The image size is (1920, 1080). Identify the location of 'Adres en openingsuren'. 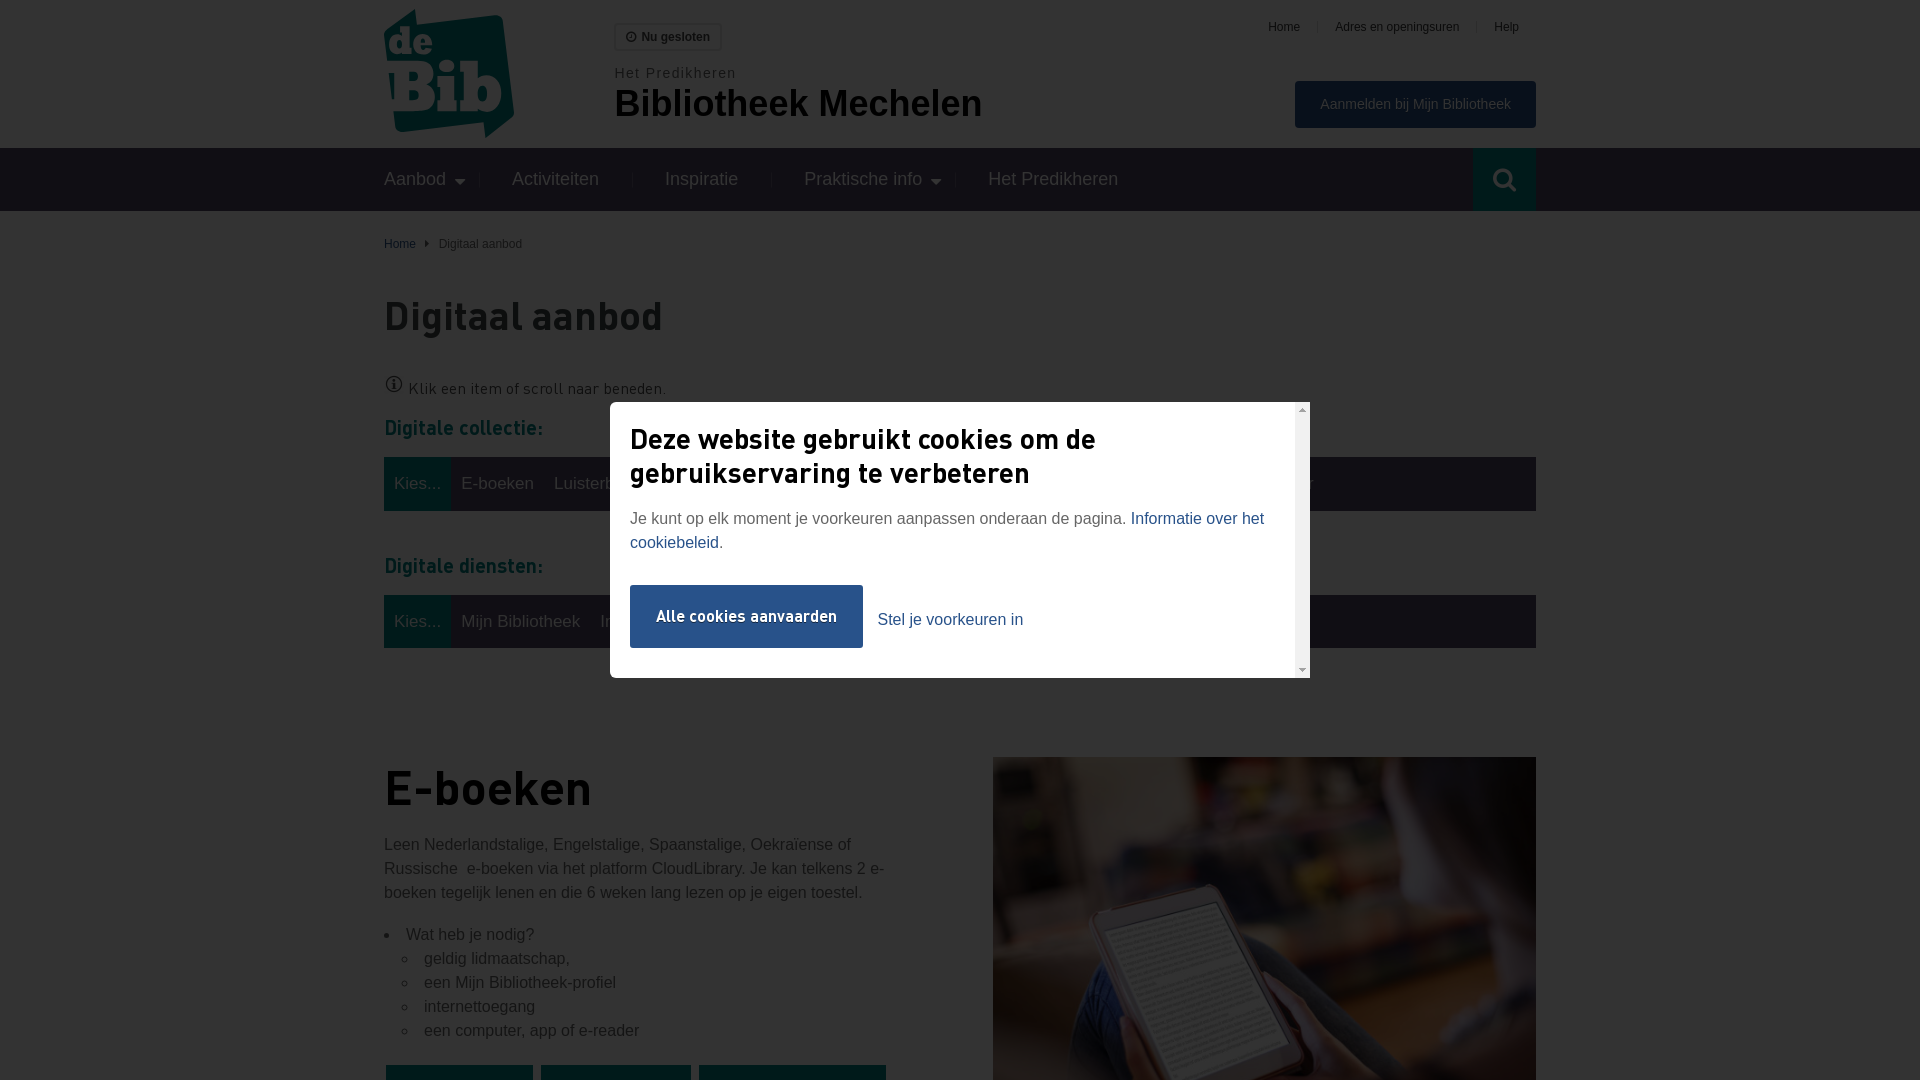
(1395, 27).